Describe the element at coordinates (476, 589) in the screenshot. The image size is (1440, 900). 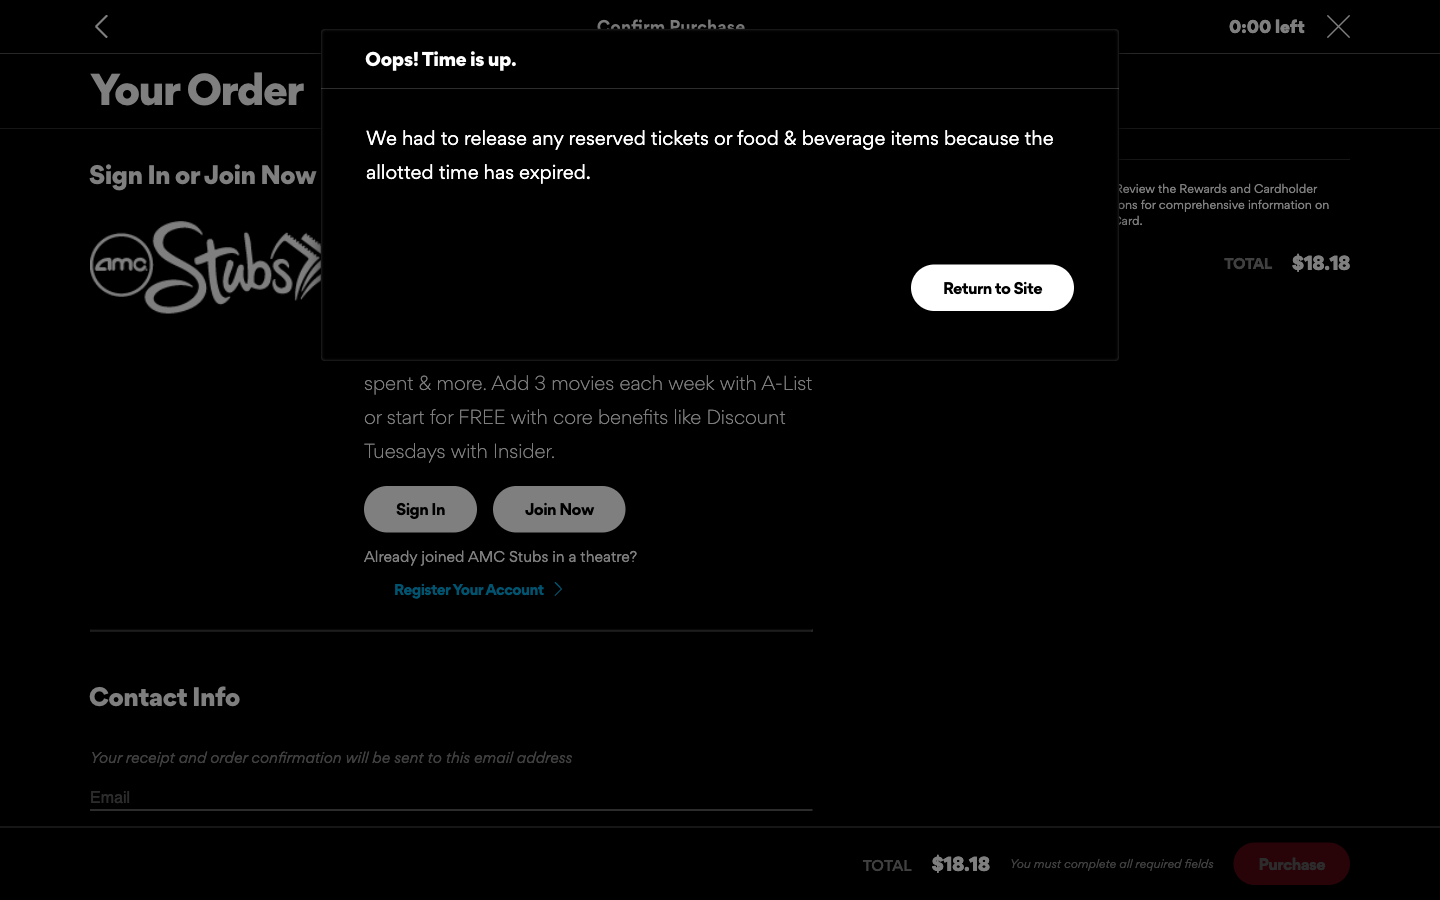
I see `Begin the process of registering for a new account` at that location.